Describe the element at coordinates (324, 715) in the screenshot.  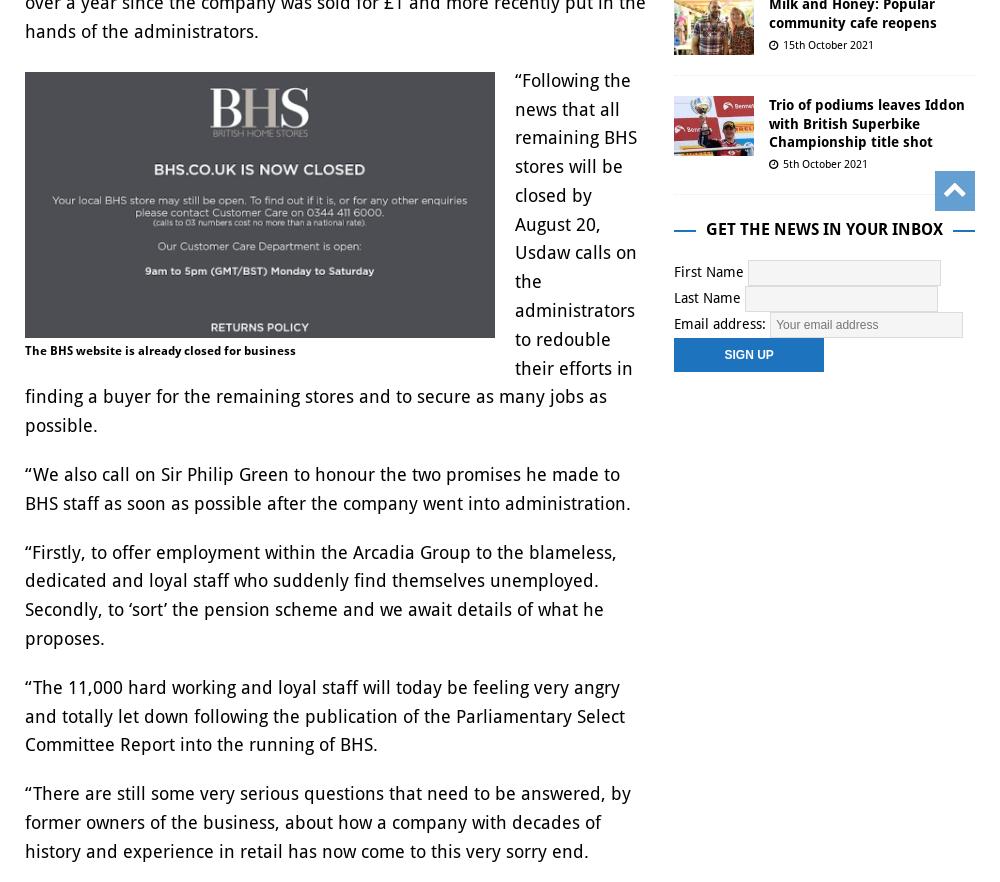
I see `'“The 11,000 hard working and loyal staff will today be feeling very angry and totally let down following the publication of the Parliamentary Select Committee Report into the running of BHS.'` at that location.